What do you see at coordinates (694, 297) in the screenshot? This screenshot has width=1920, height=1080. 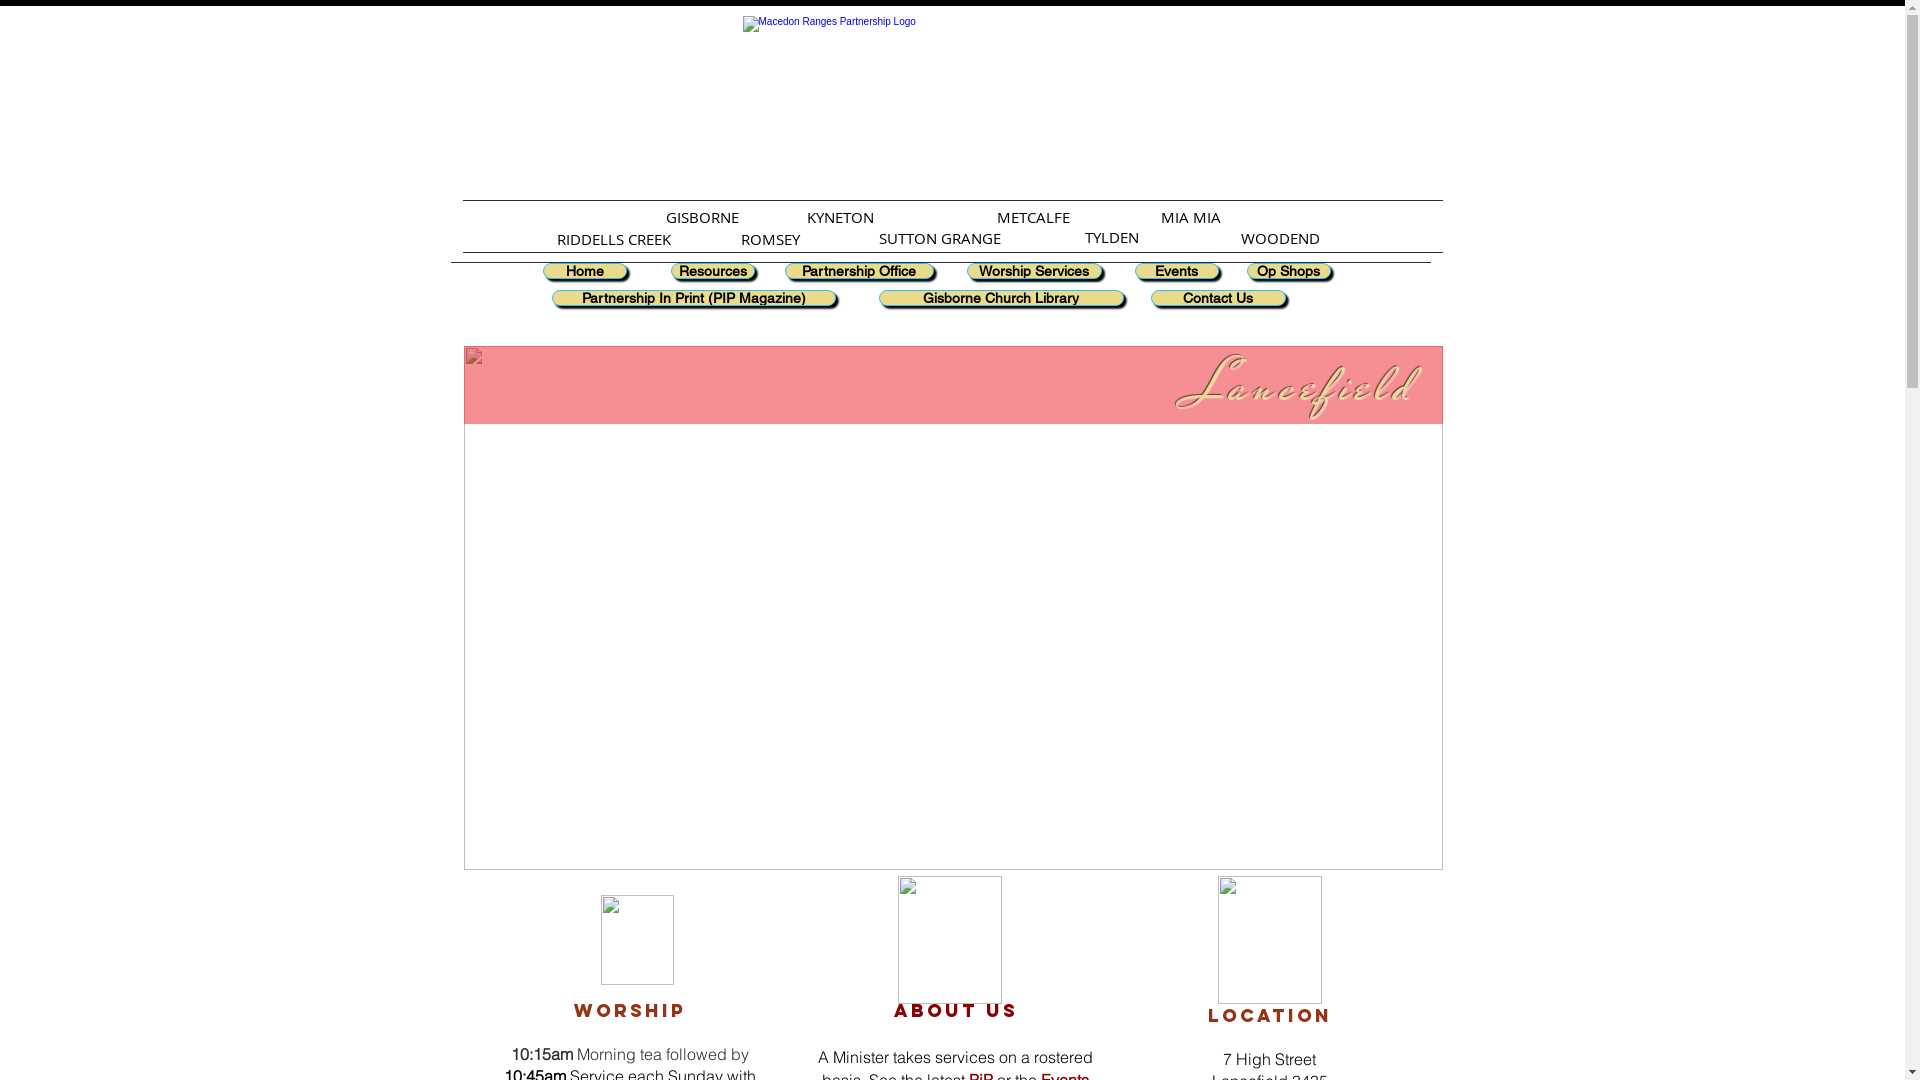 I see `'Partnership In Print (PIP Magazine)'` at bounding box center [694, 297].